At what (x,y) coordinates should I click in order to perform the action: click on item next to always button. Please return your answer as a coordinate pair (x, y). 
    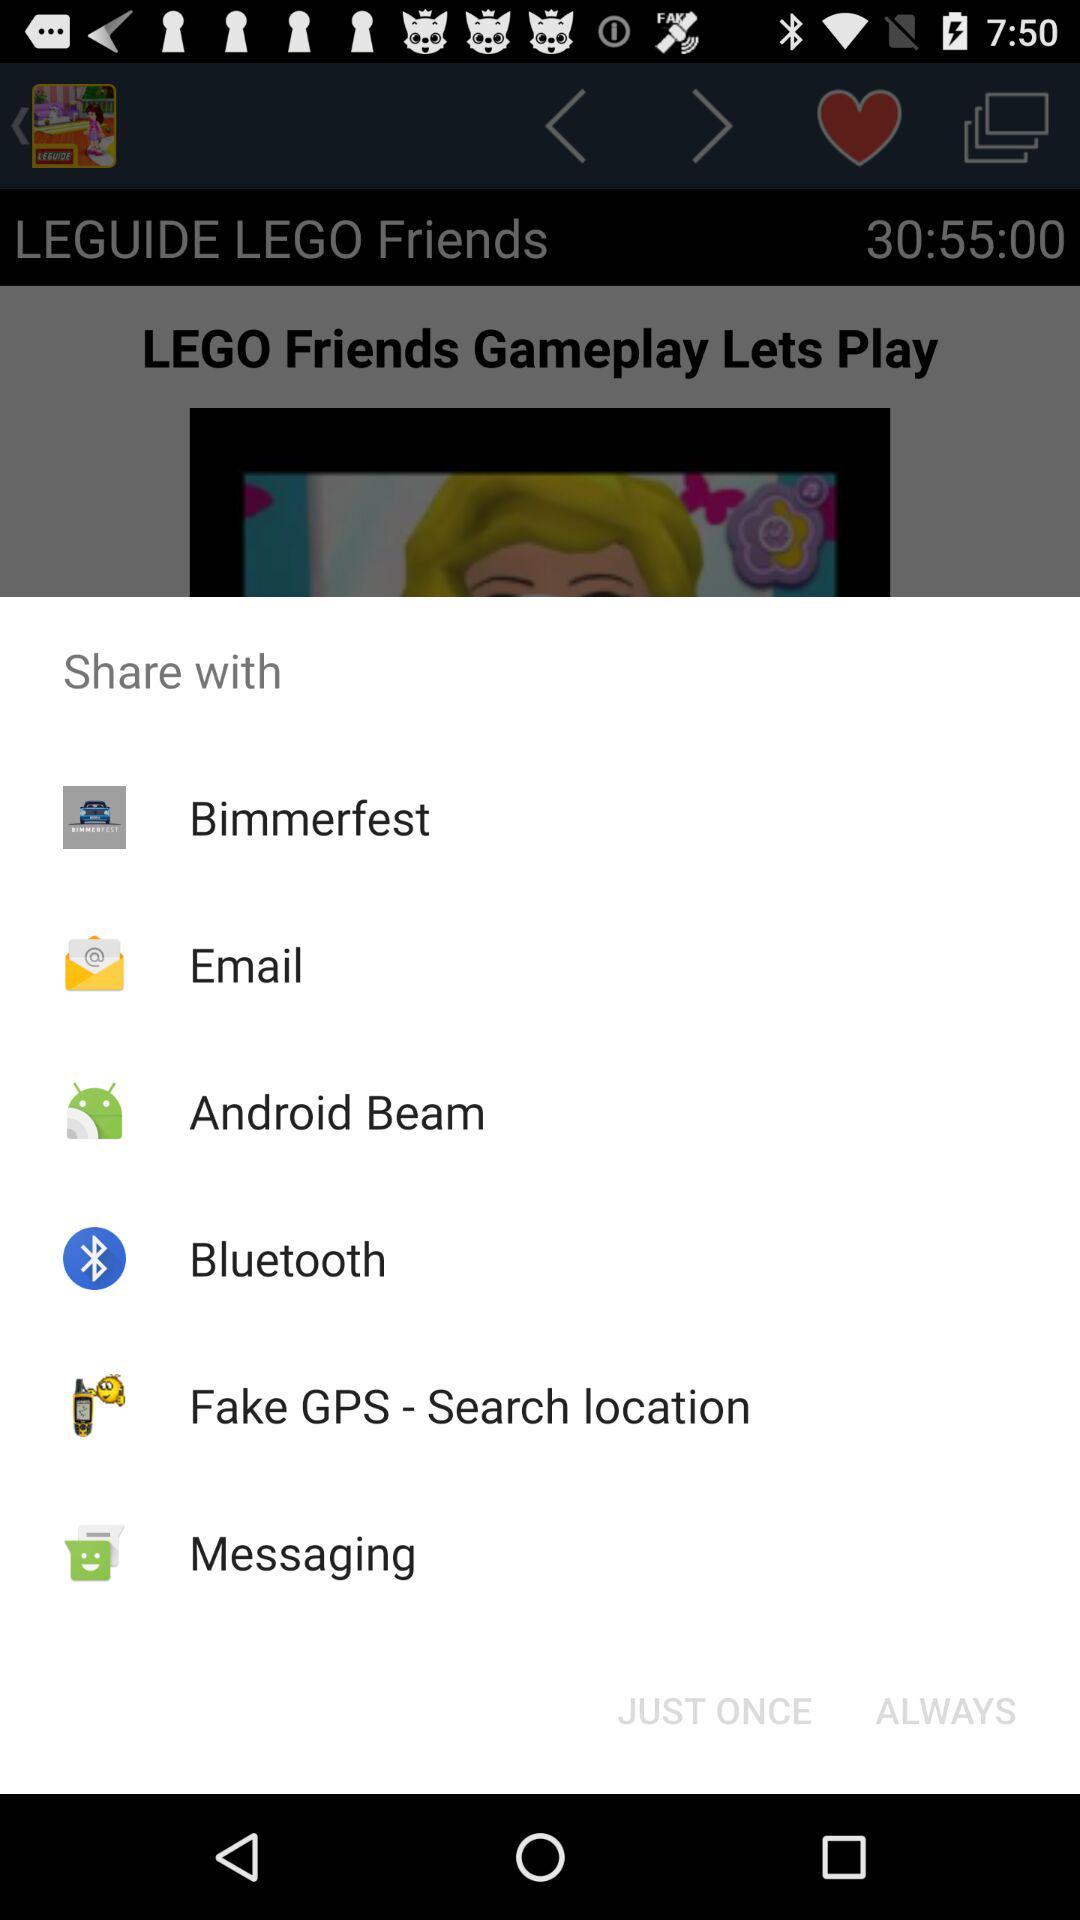
    Looking at the image, I should click on (713, 1708).